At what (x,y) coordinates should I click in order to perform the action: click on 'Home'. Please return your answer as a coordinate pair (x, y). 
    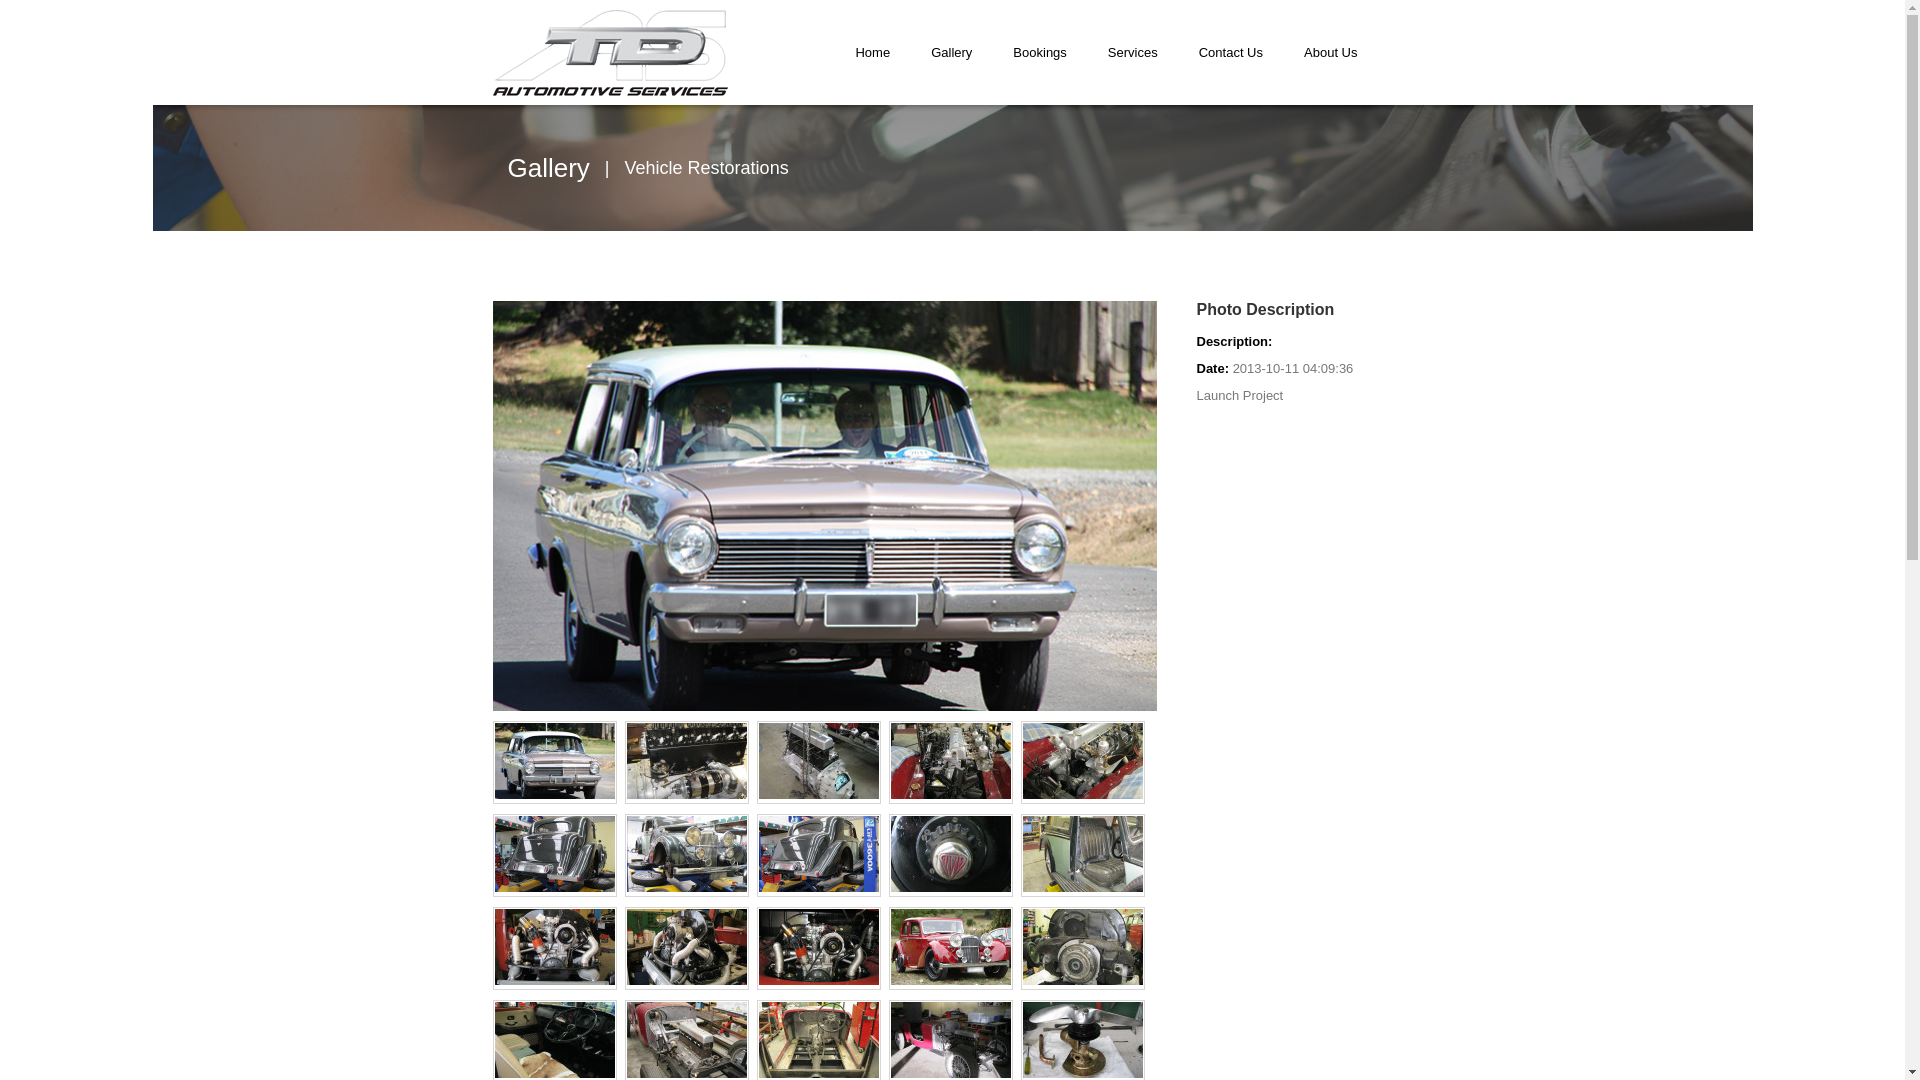
    Looking at the image, I should click on (872, 51).